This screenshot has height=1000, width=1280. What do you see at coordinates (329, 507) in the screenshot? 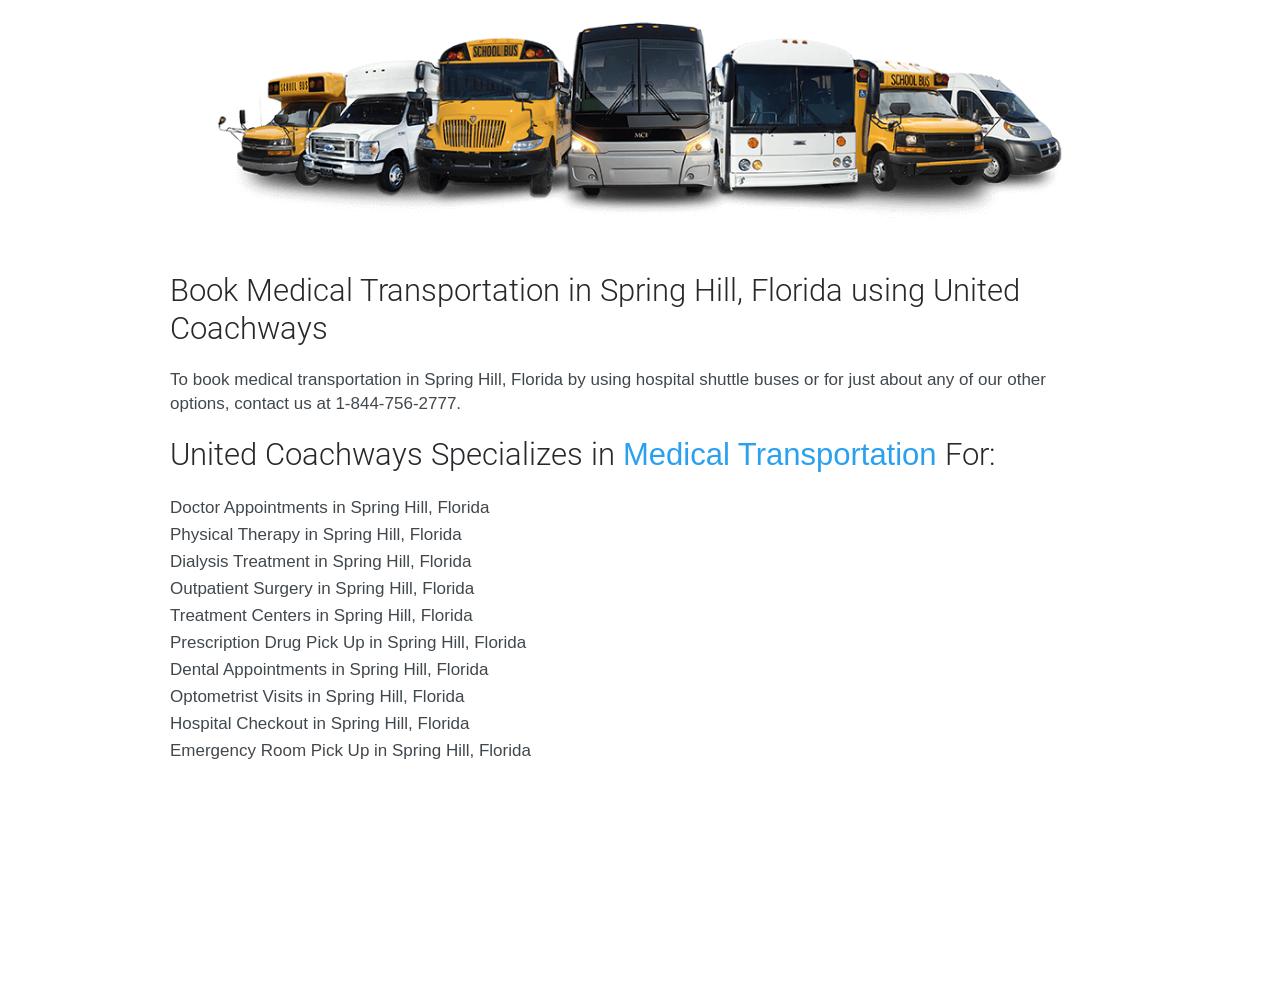
I see `'Doctor Appointments in Spring Hill, Florida'` at bounding box center [329, 507].